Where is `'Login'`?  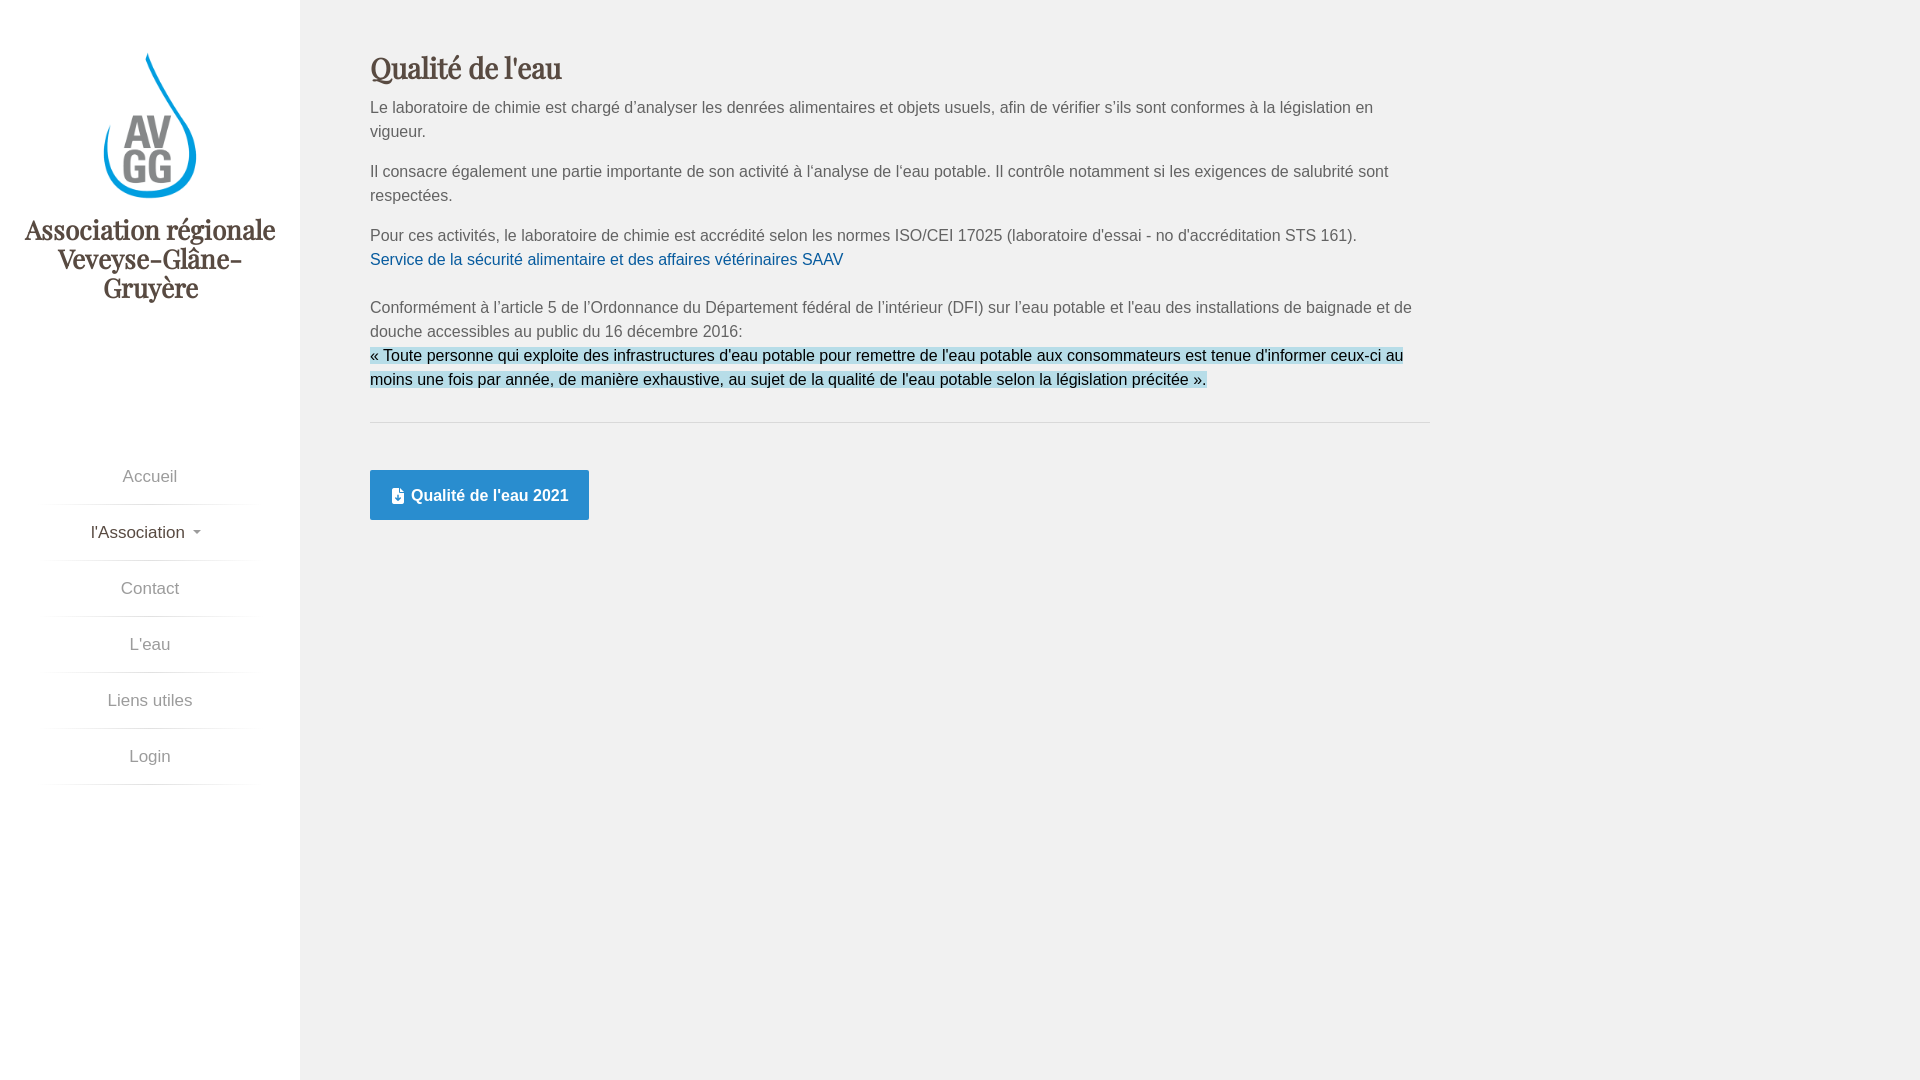
'Login' is located at coordinates (148, 756).